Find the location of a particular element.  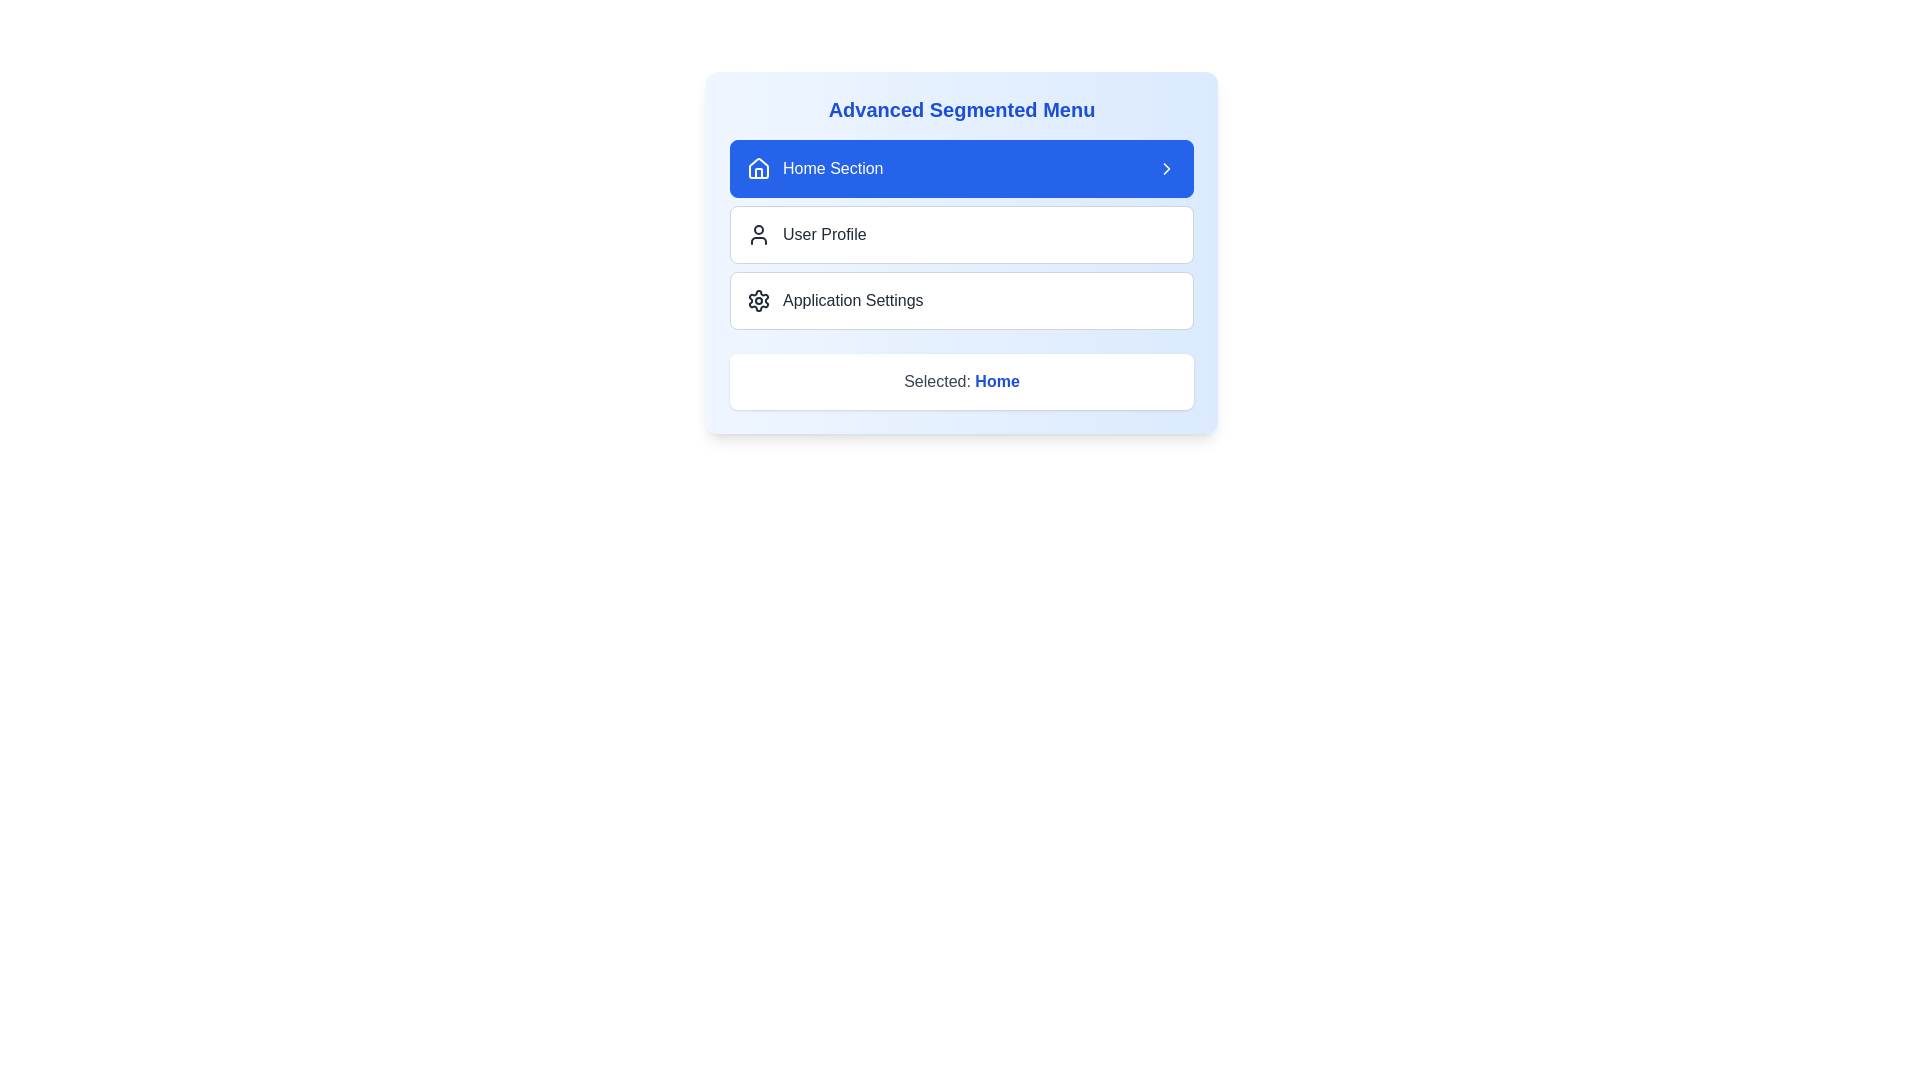

the navigational button for the 'Home Section' located in the top-left quadrant of the segmented menu interface is located at coordinates (815, 168).